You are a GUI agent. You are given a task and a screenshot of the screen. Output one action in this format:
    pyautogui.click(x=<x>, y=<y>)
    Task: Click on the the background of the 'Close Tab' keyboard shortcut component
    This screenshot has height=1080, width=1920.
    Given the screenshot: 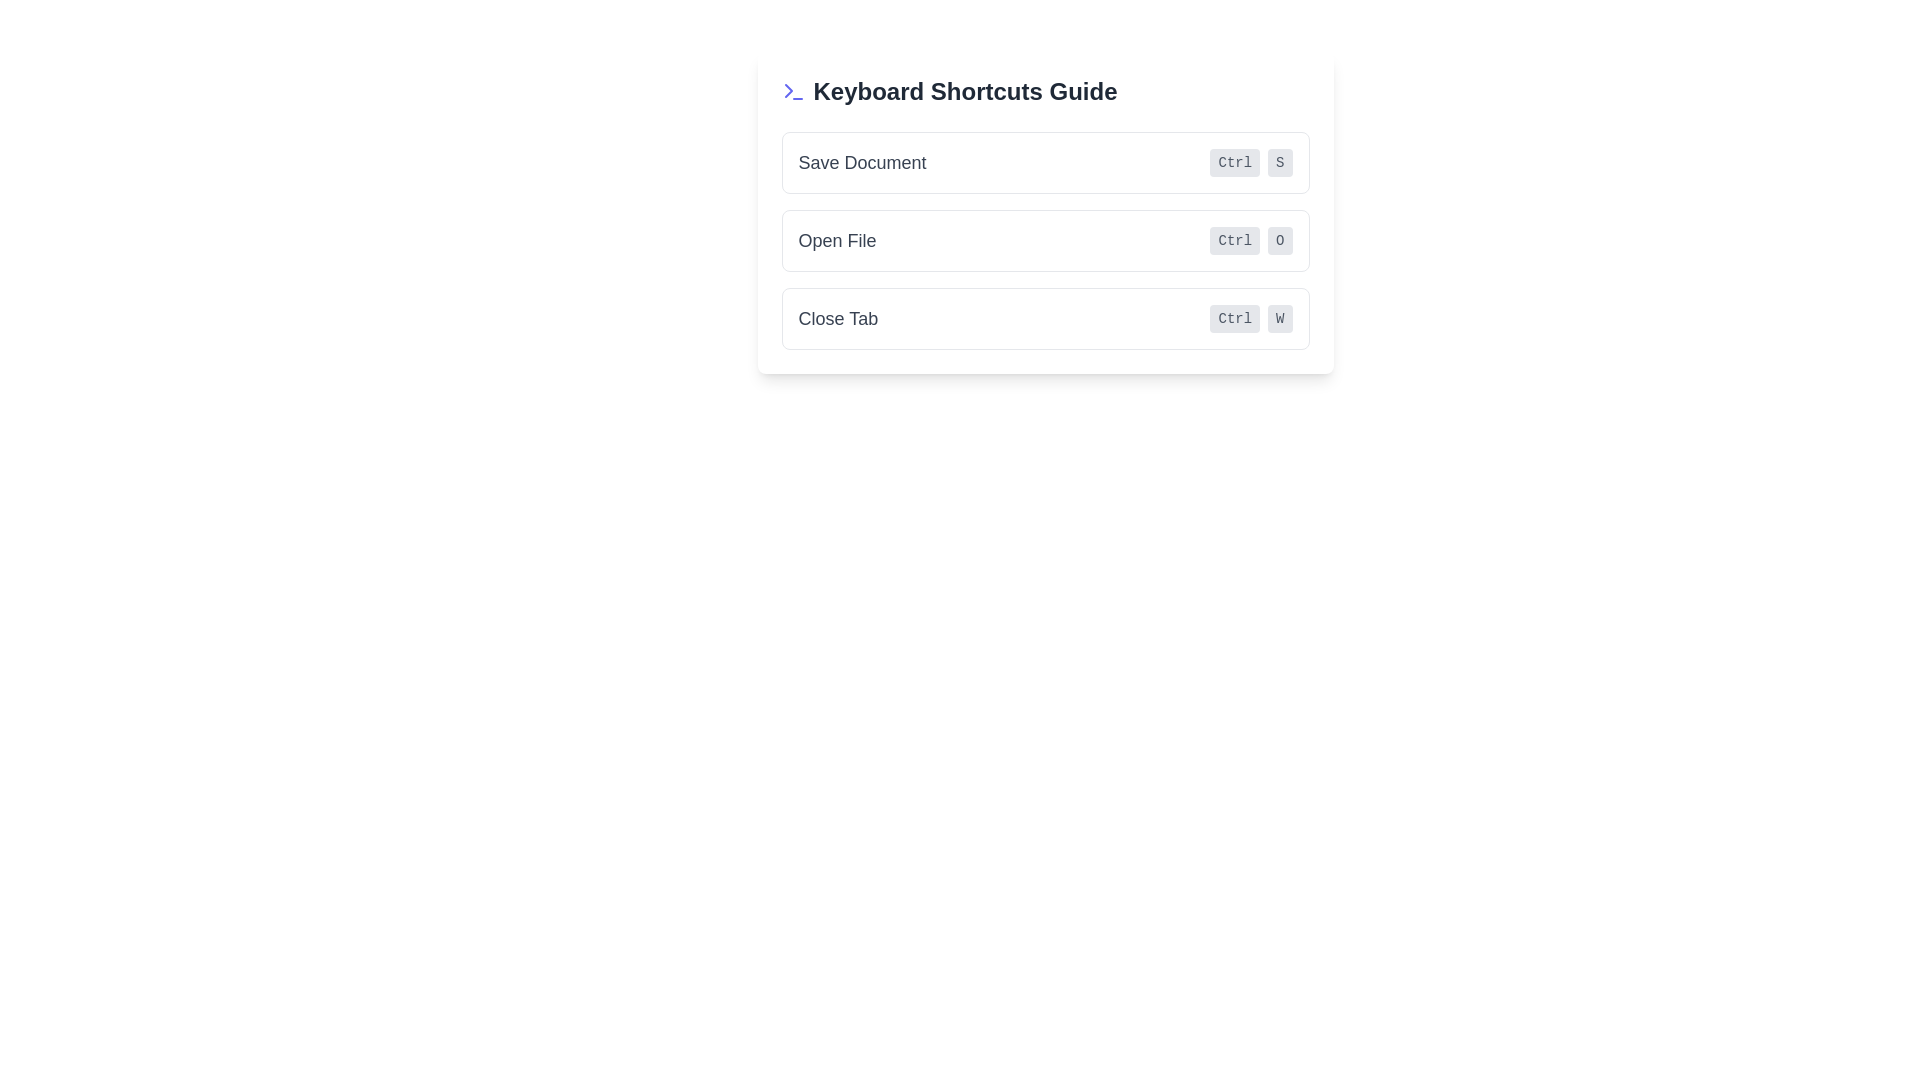 What is the action you would take?
    pyautogui.click(x=1044, y=318)
    